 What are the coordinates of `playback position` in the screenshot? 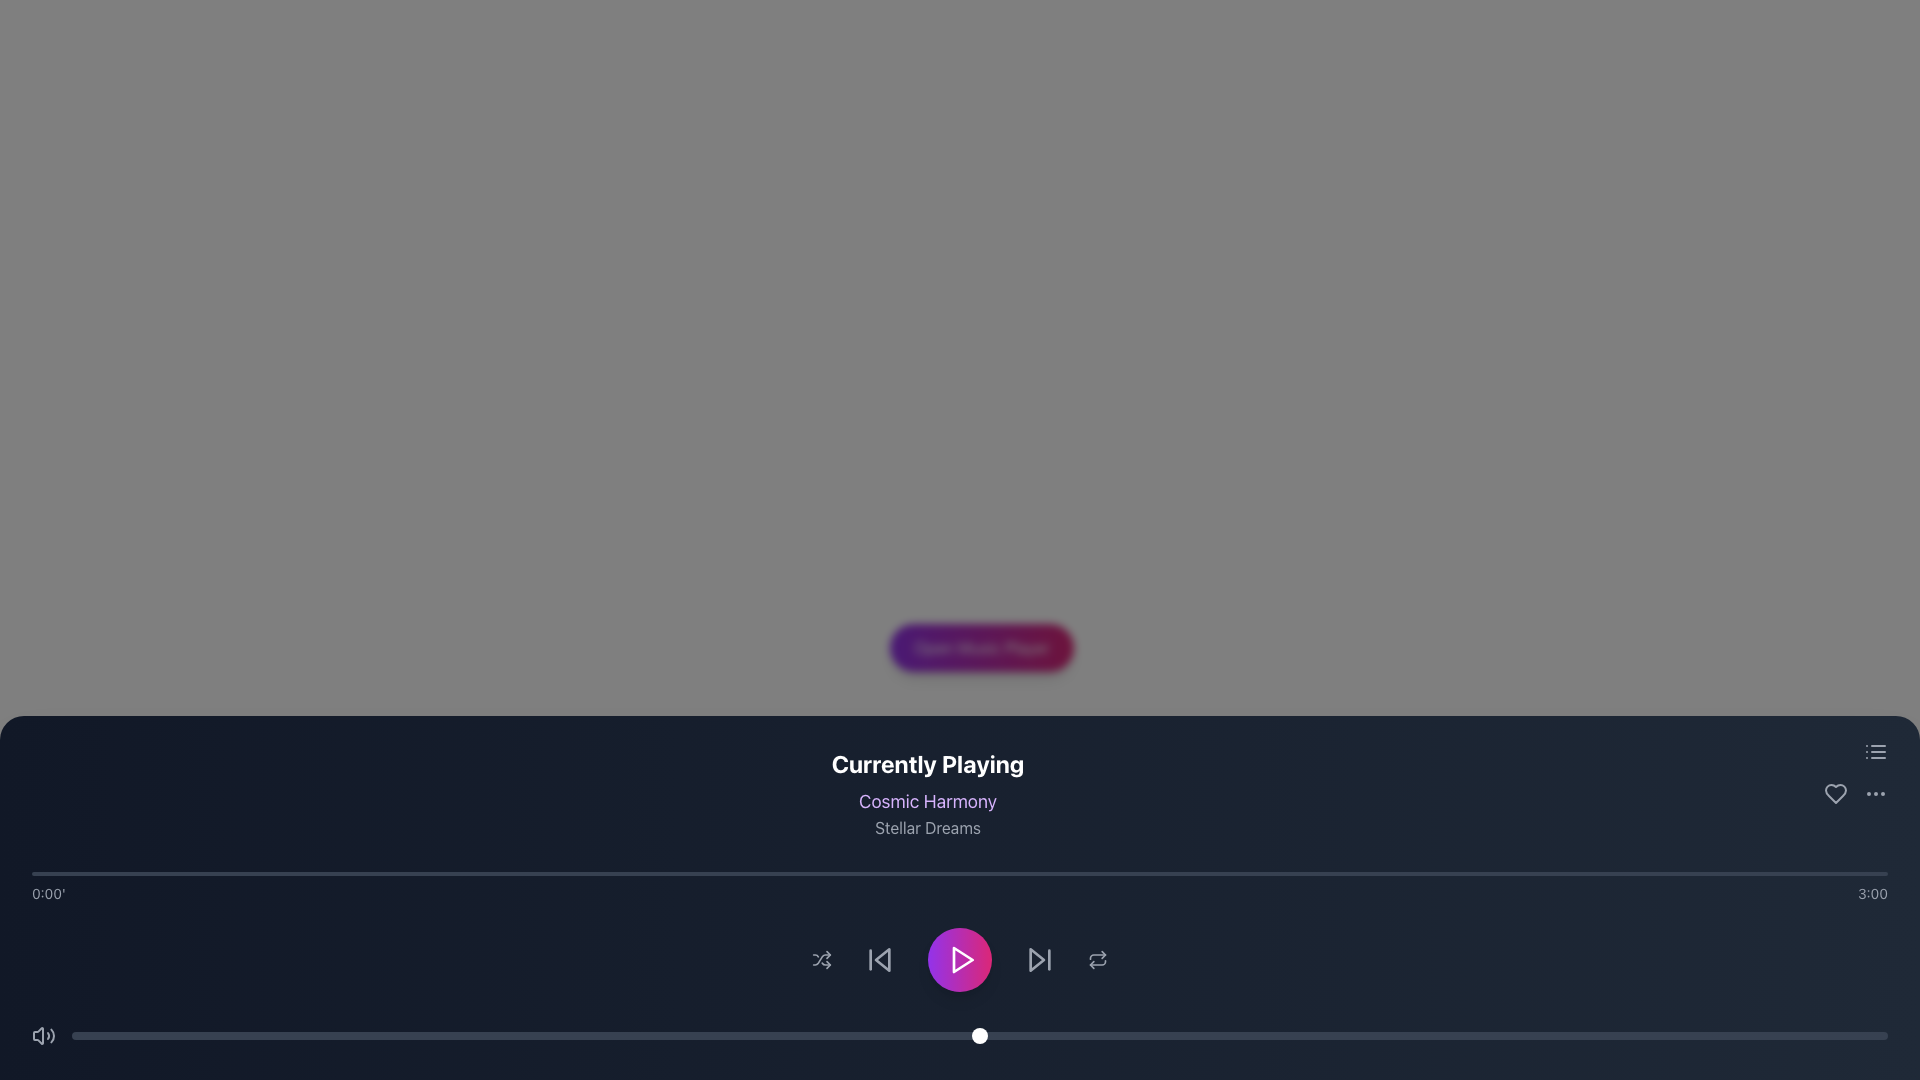 It's located at (144, 873).